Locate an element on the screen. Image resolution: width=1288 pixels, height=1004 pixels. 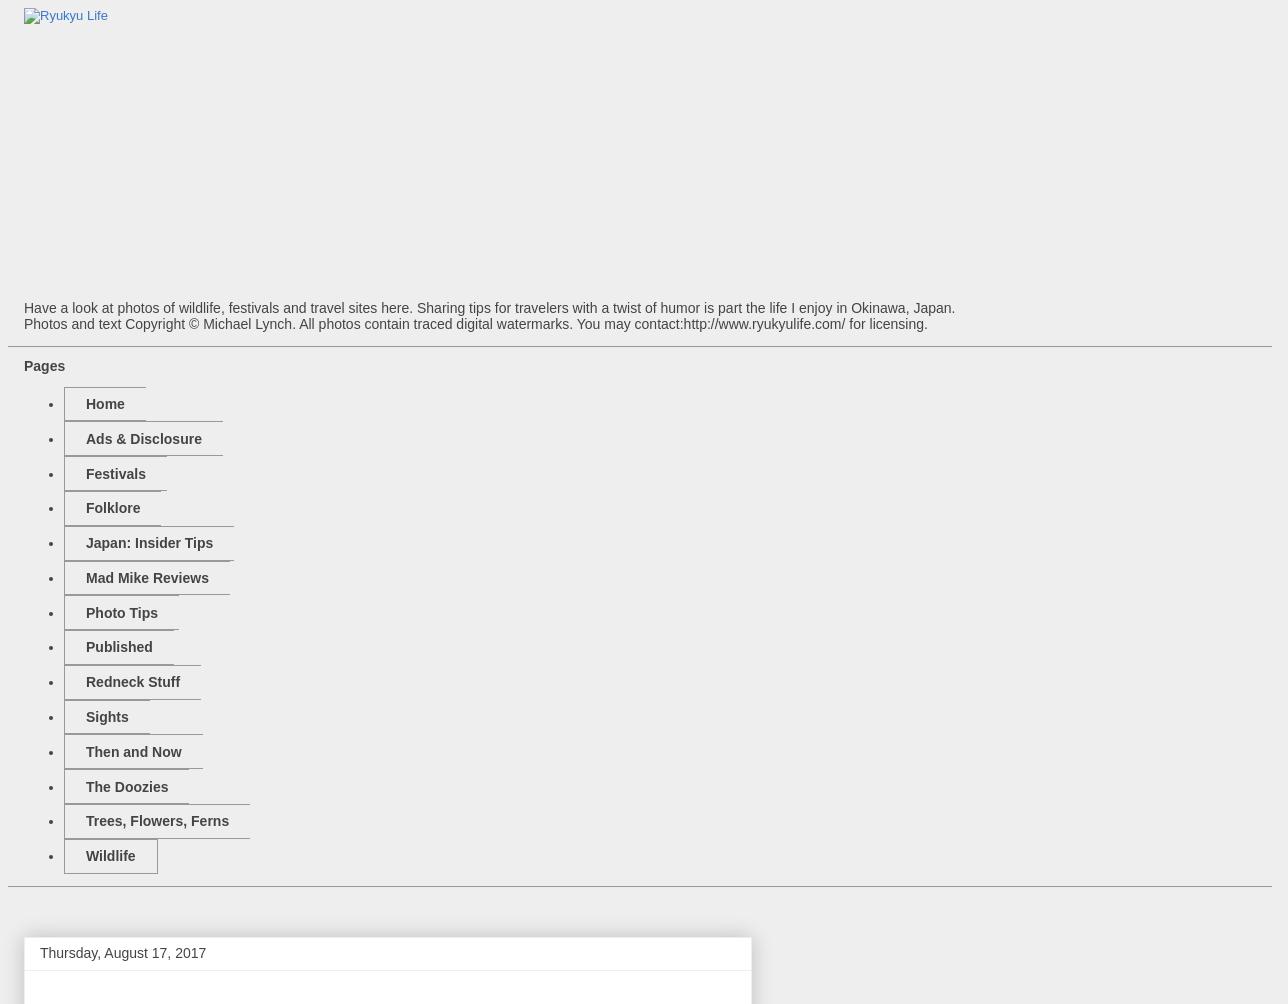
'Then and Now' is located at coordinates (133, 749).